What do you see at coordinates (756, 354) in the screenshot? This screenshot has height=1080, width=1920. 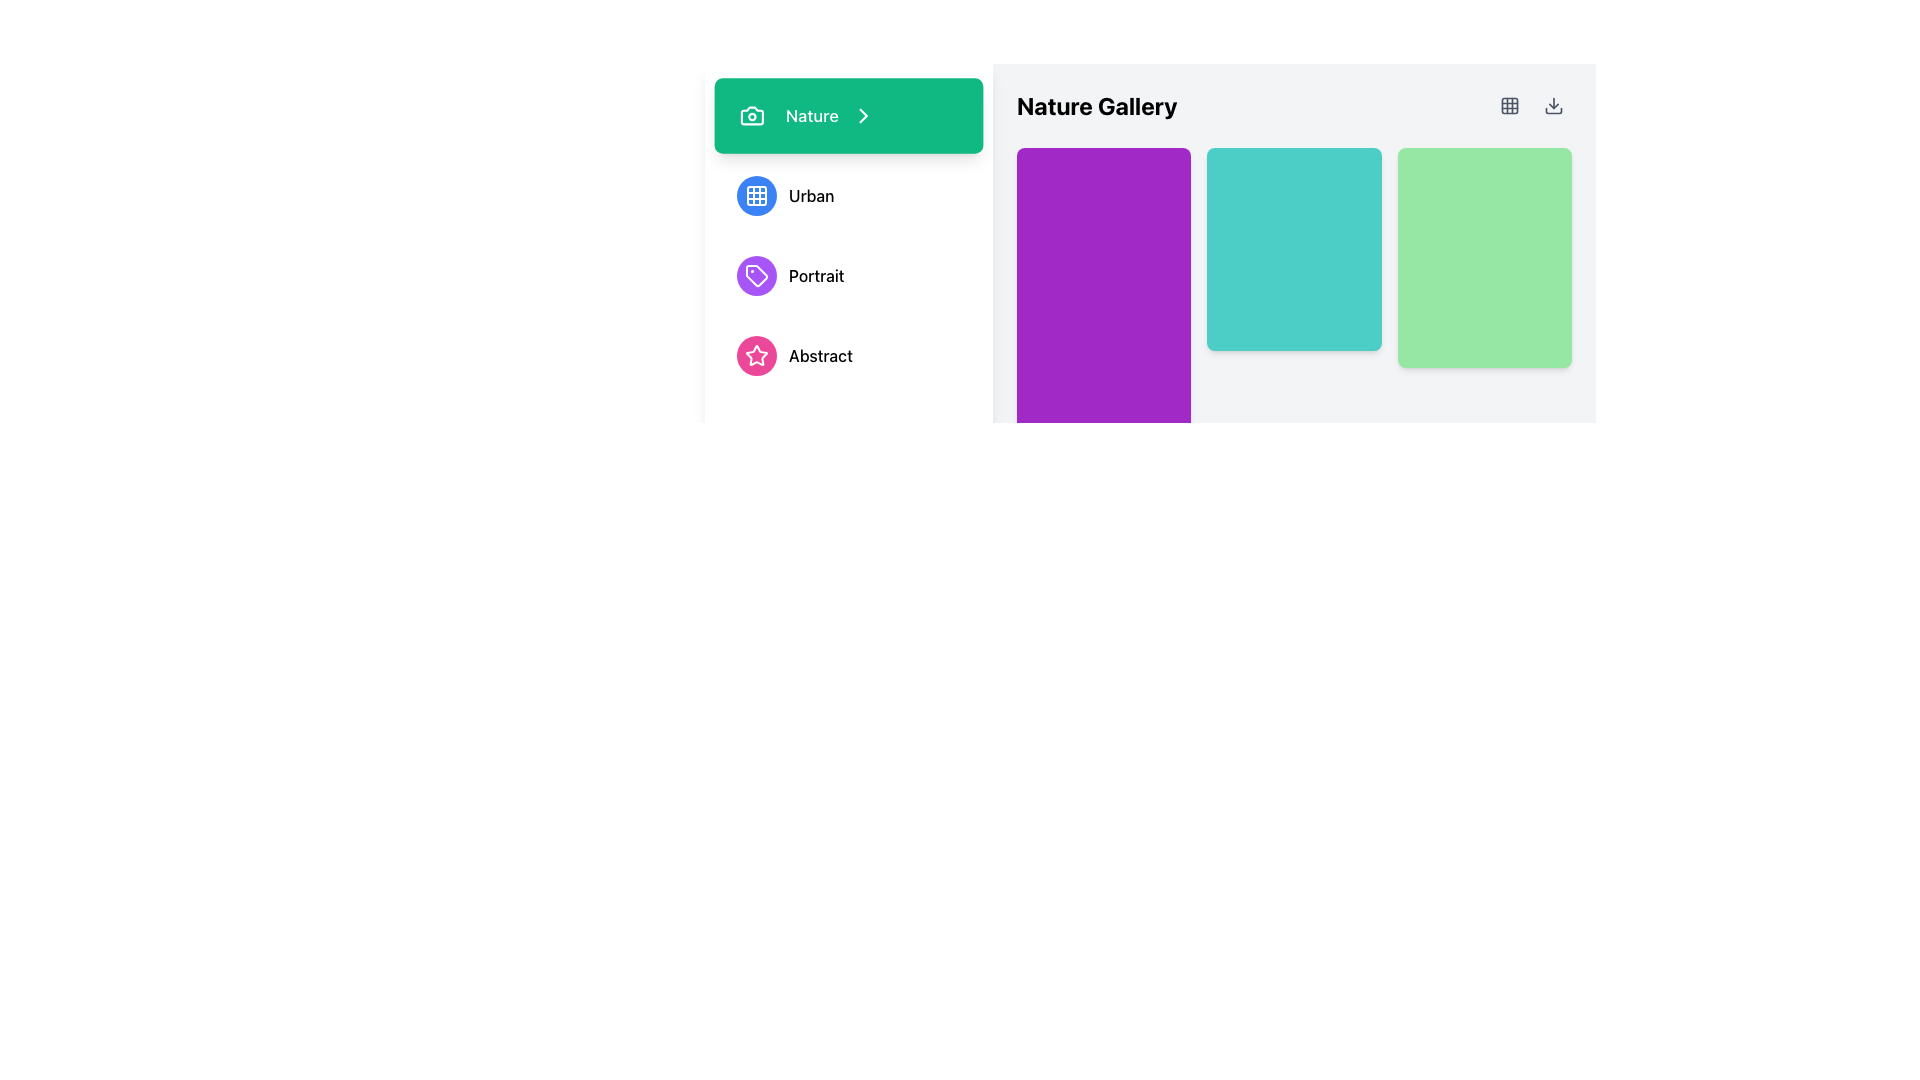 I see `the Icon button representing the 'Abstract' category, located in the left sidebar next to the text 'Abstract.'` at bounding box center [756, 354].